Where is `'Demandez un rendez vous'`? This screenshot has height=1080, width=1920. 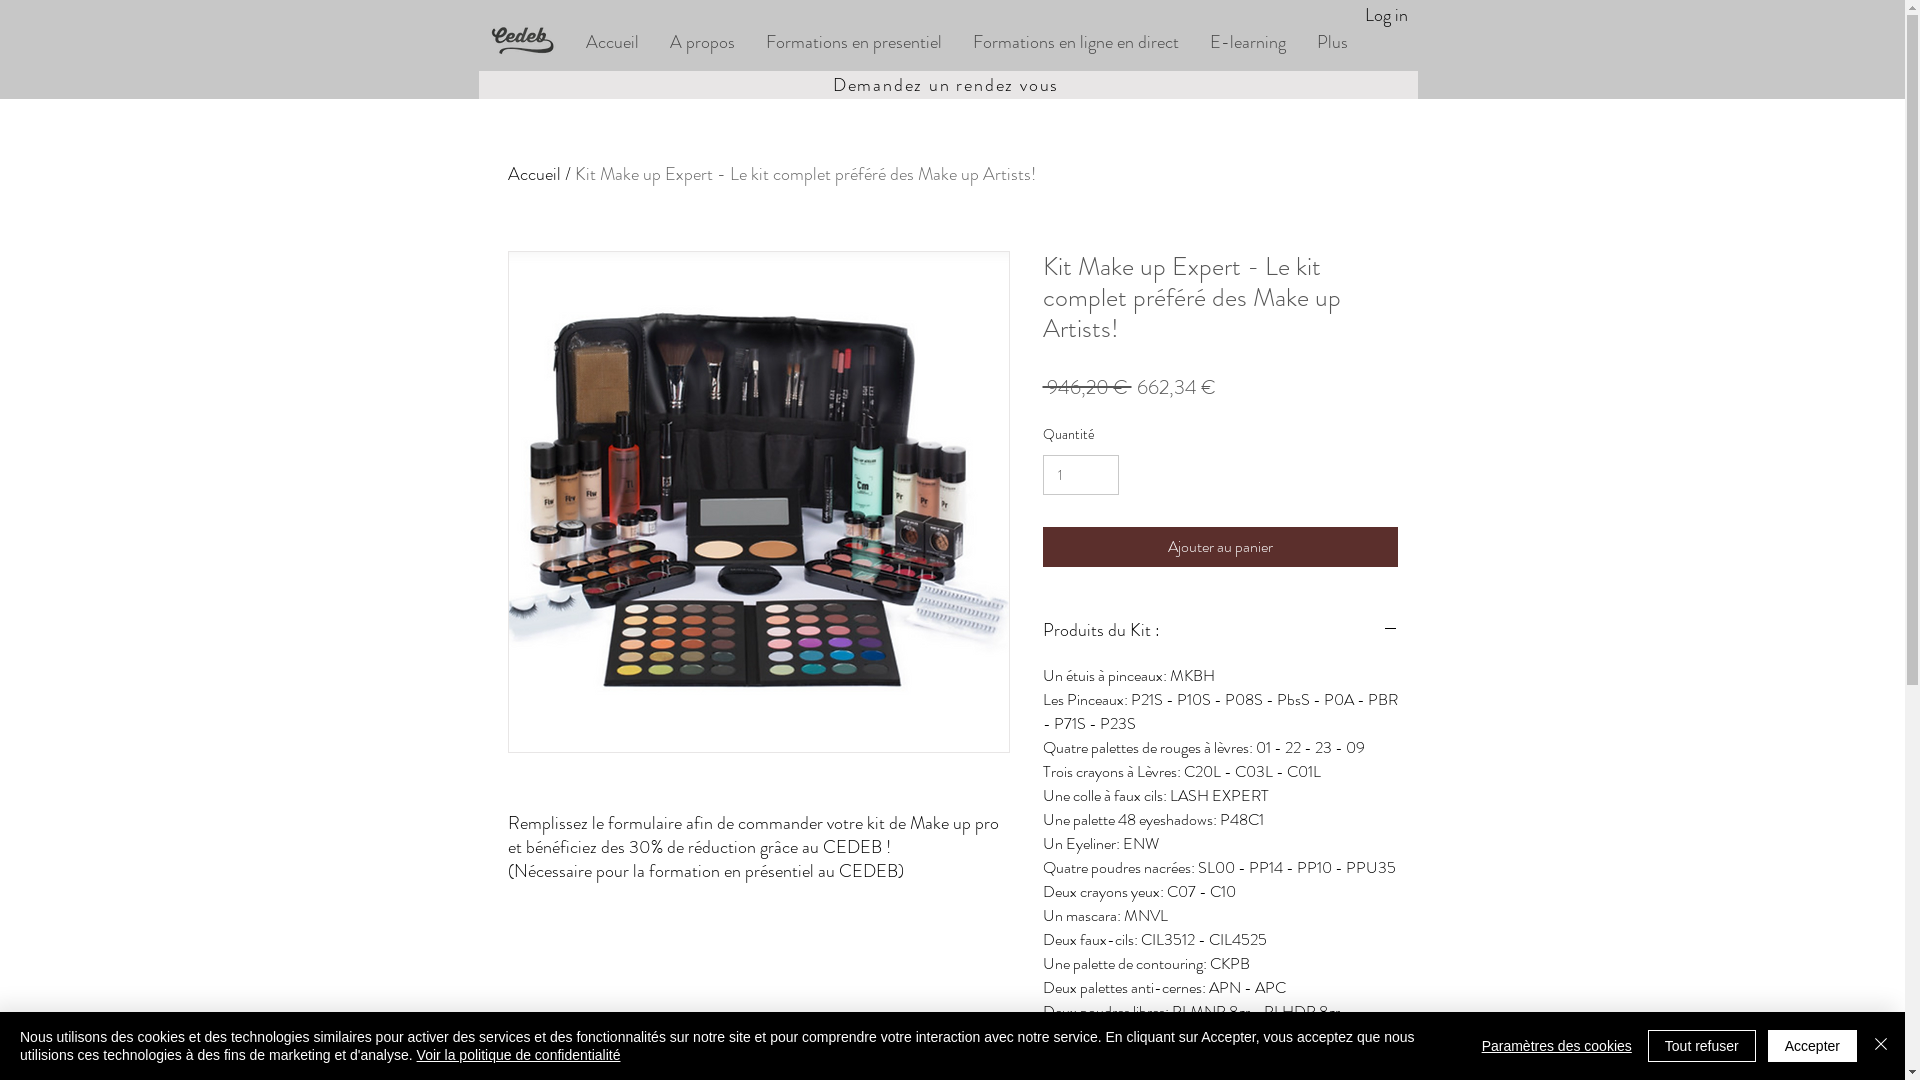 'Demandez un rendez vous' is located at coordinates (946, 83).